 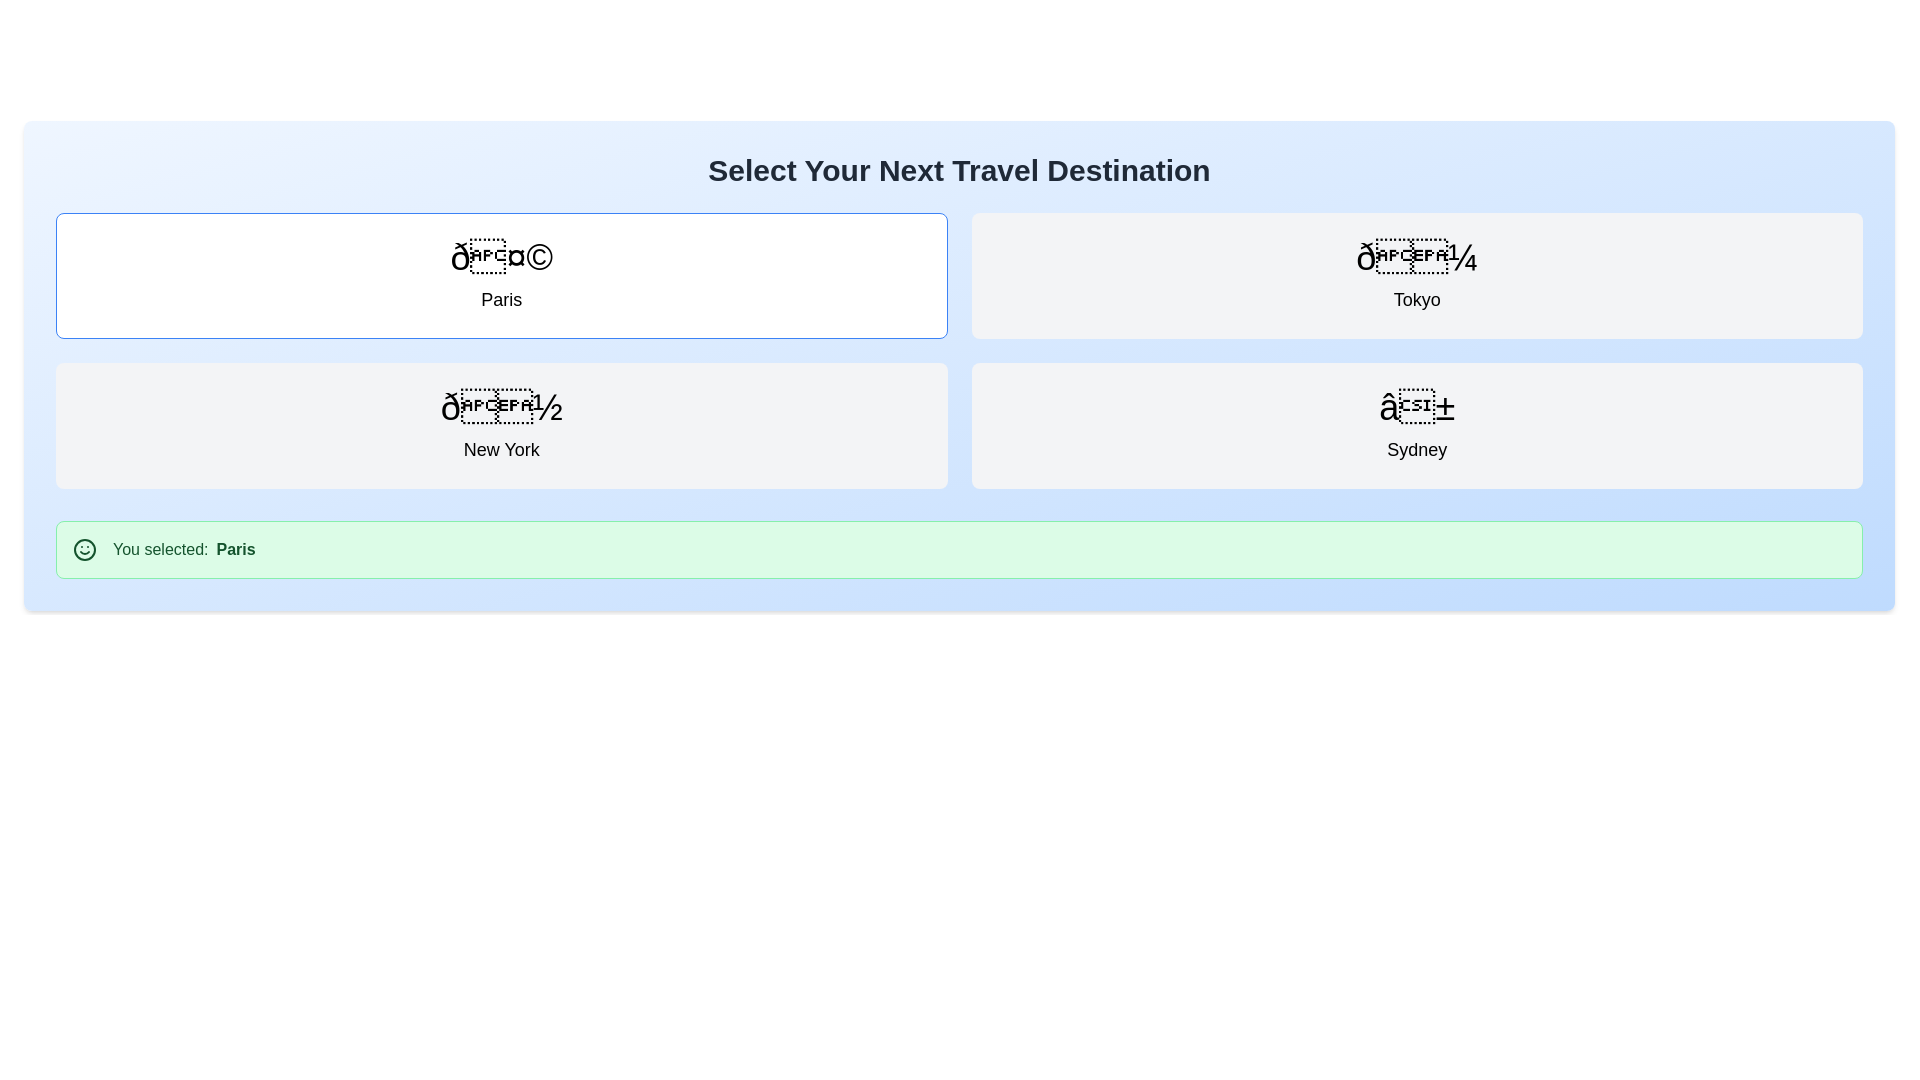 I want to click on the button labeled 'Sydney' that features a weather-related emoji, which is located in the second row and second column of the grid layout, so click(x=1416, y=424).